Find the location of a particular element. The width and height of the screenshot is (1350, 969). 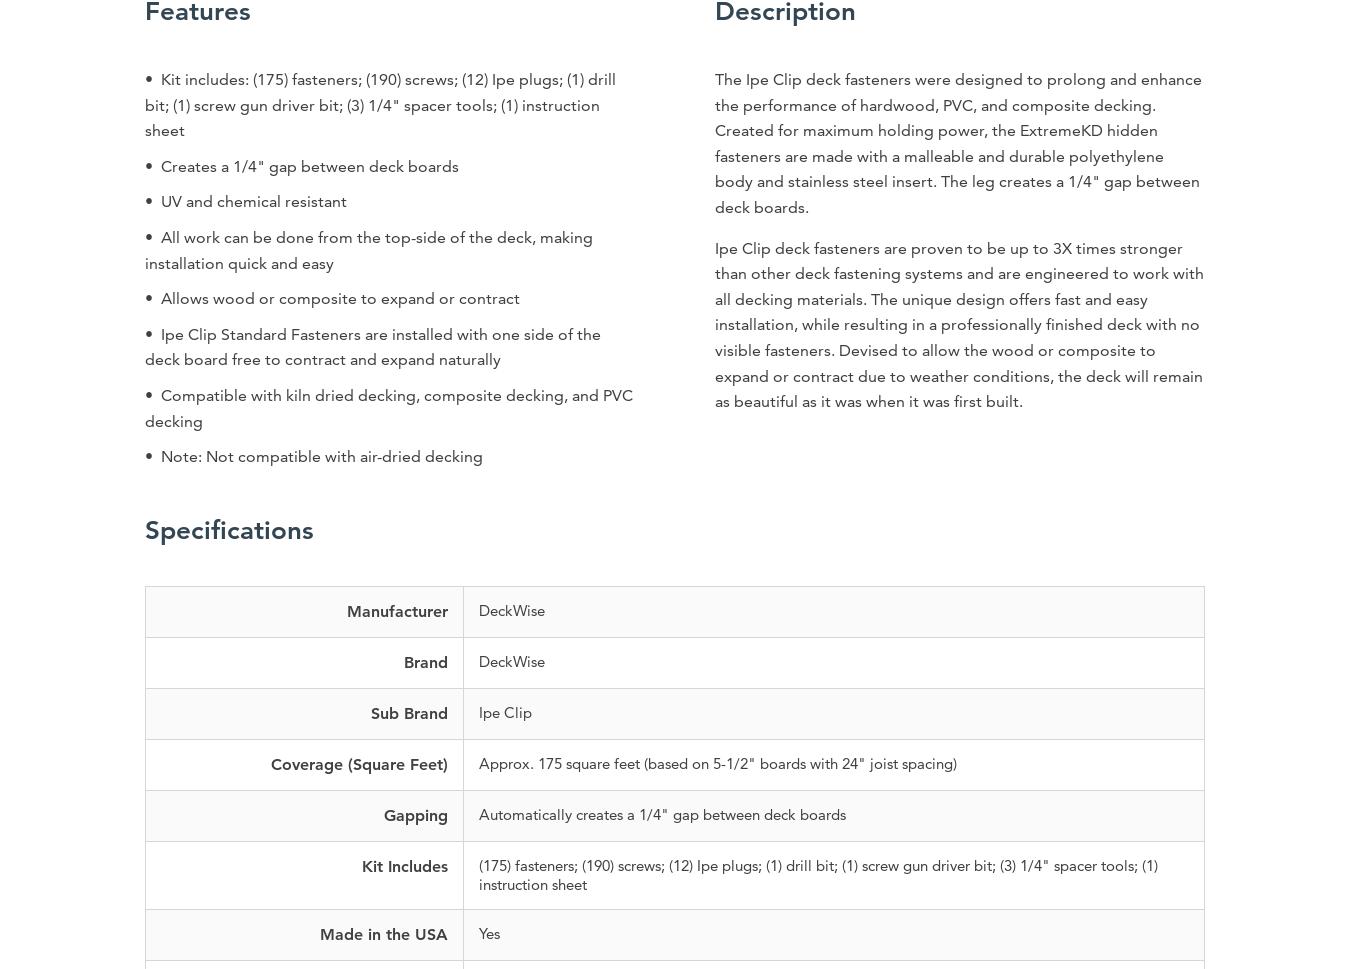

'(175) fasteners; (190) screws; (12) Ipe plugs; (1) drill bit; (1) screw gun driver bit; (3) 1/4" spacer tools; (1) instruction sheet' is located at coordinates (817, 873).